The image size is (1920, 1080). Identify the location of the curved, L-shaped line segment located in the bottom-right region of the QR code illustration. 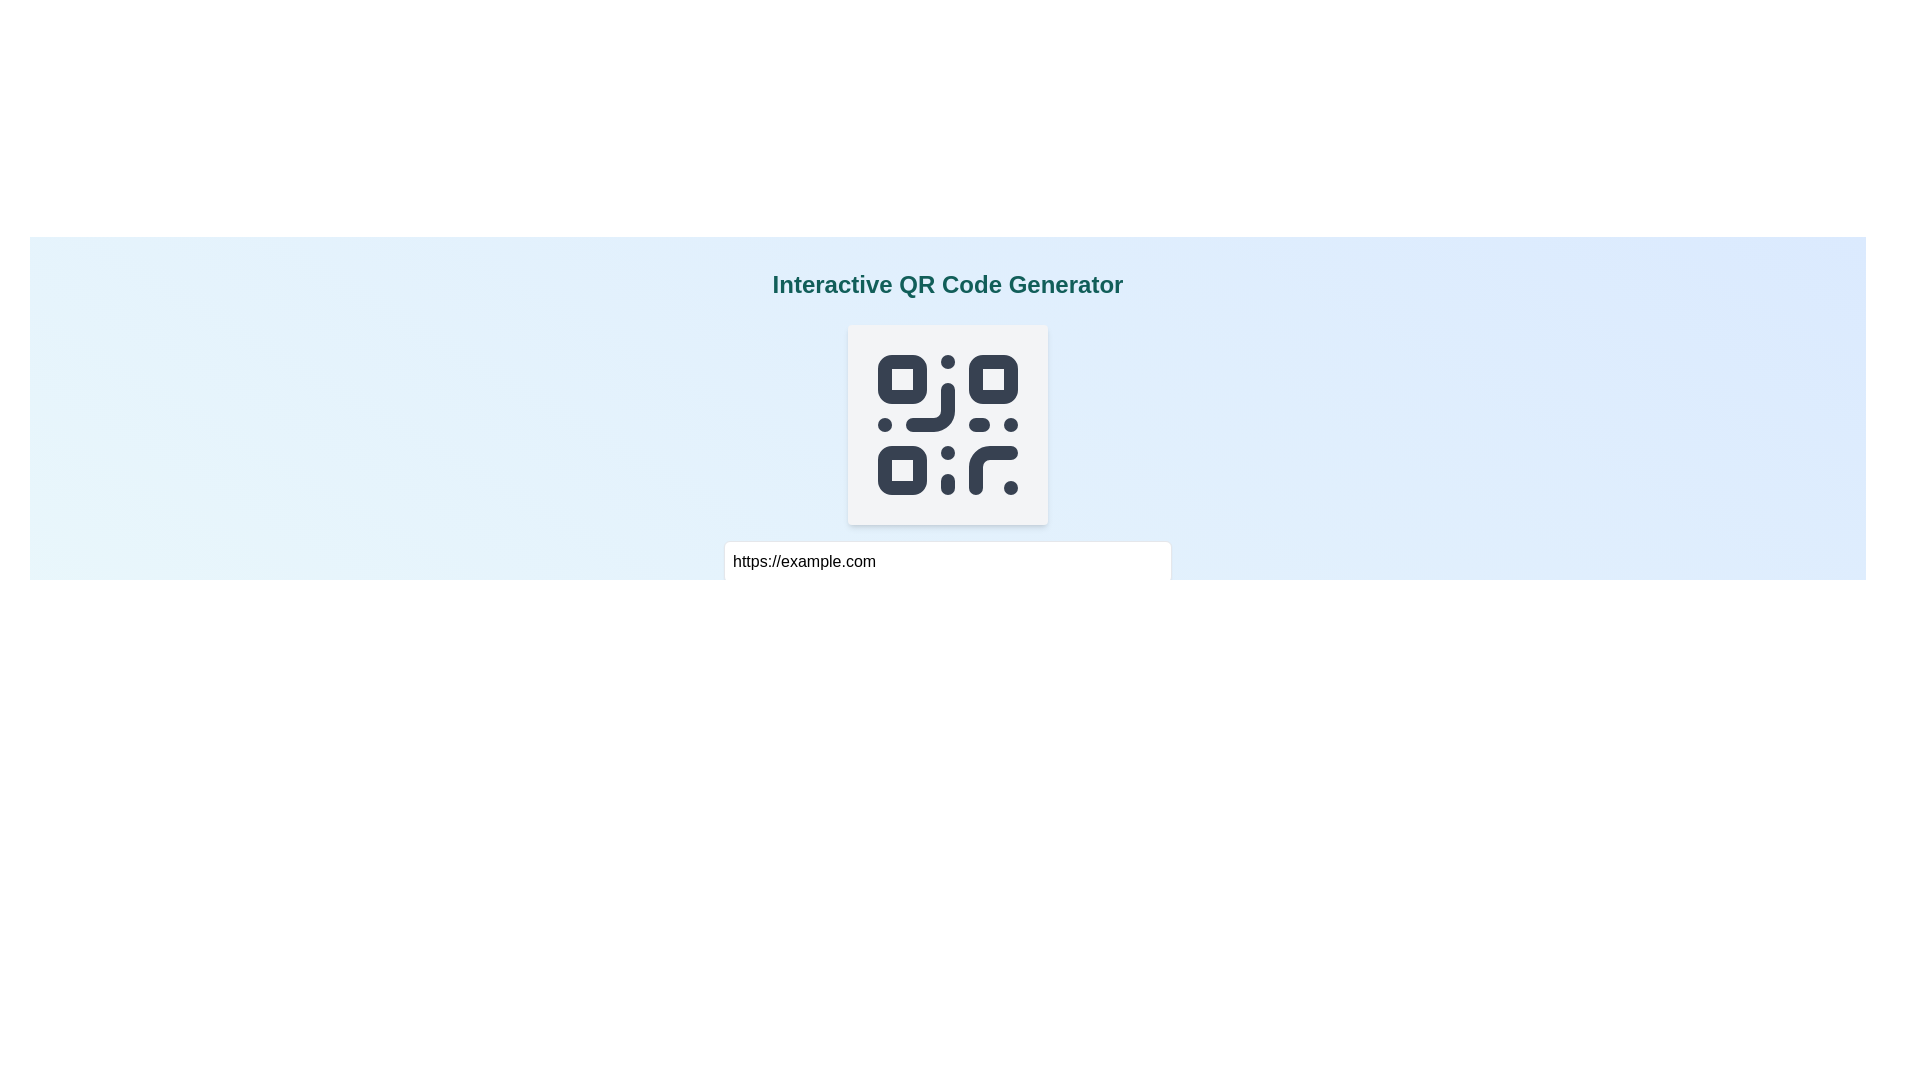
(993, 470).